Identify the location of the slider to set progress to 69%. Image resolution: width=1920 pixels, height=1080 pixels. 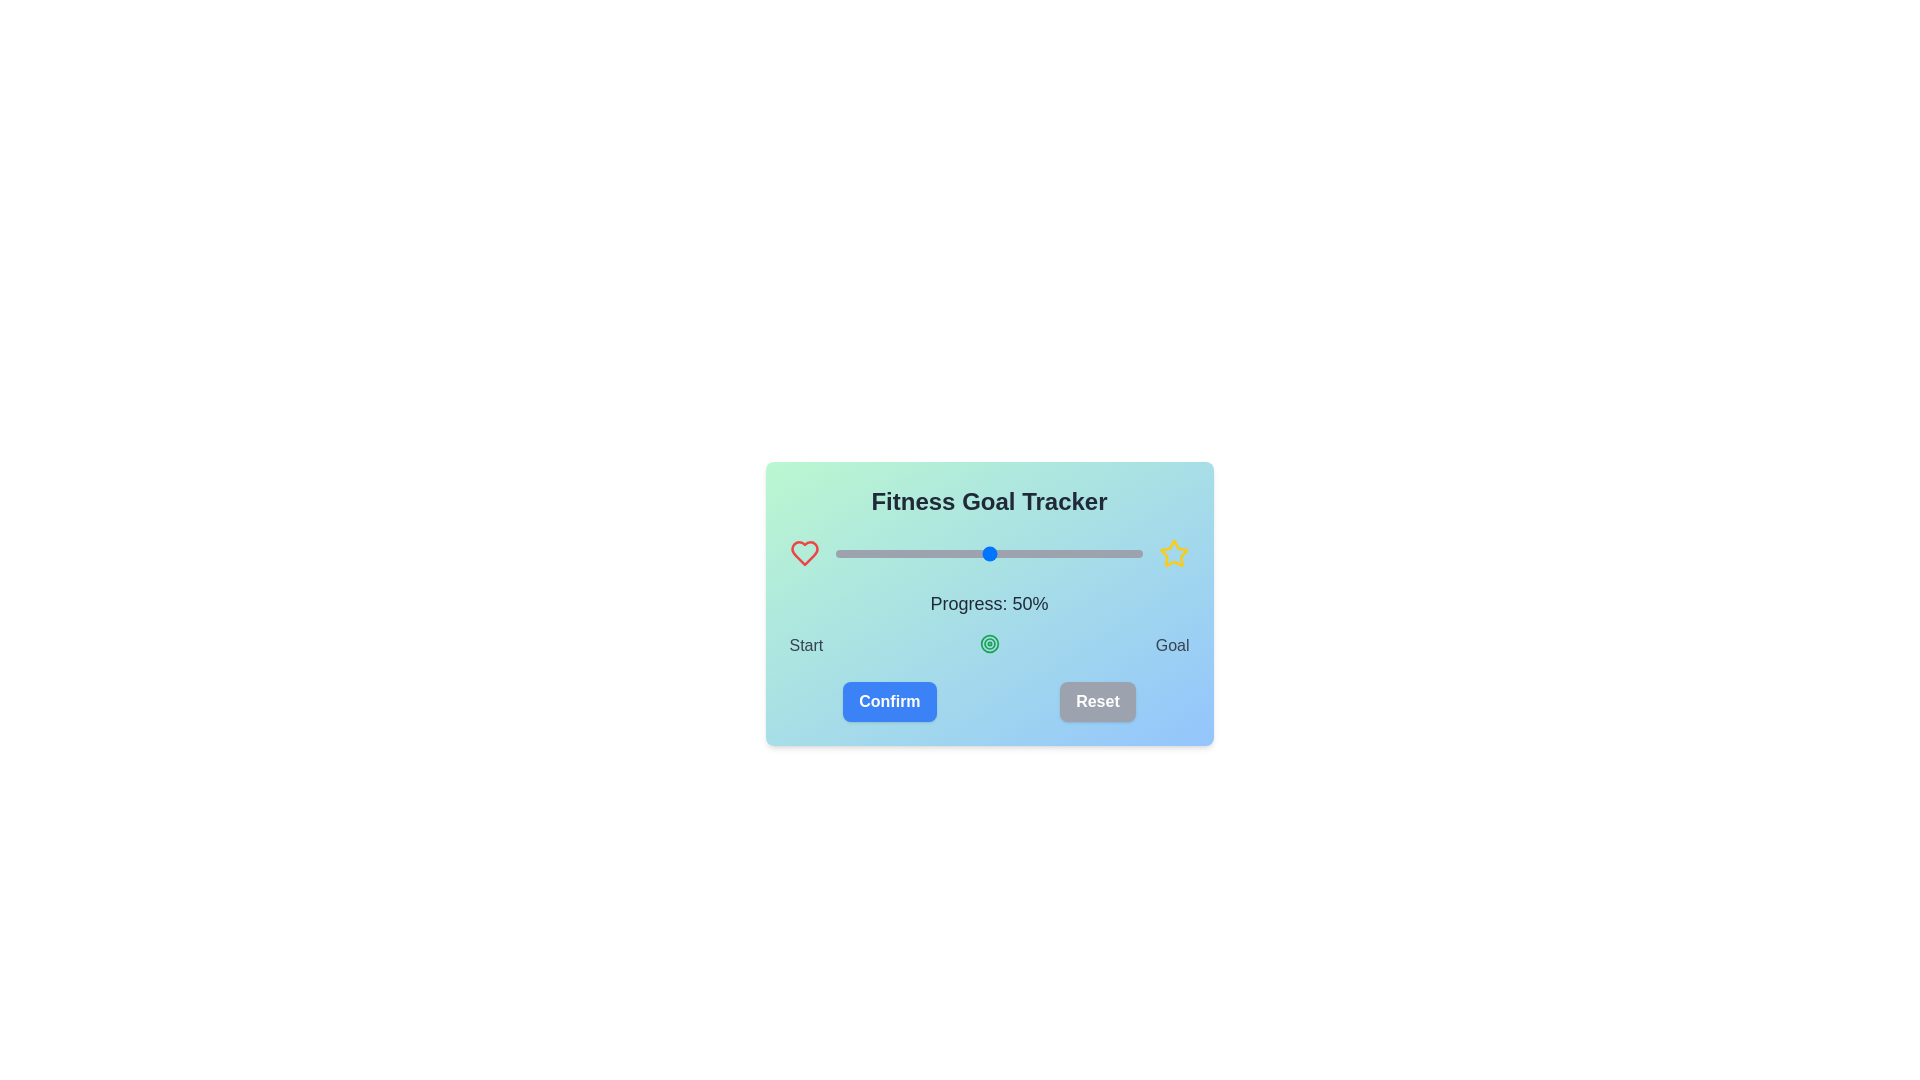
(1046, 554).